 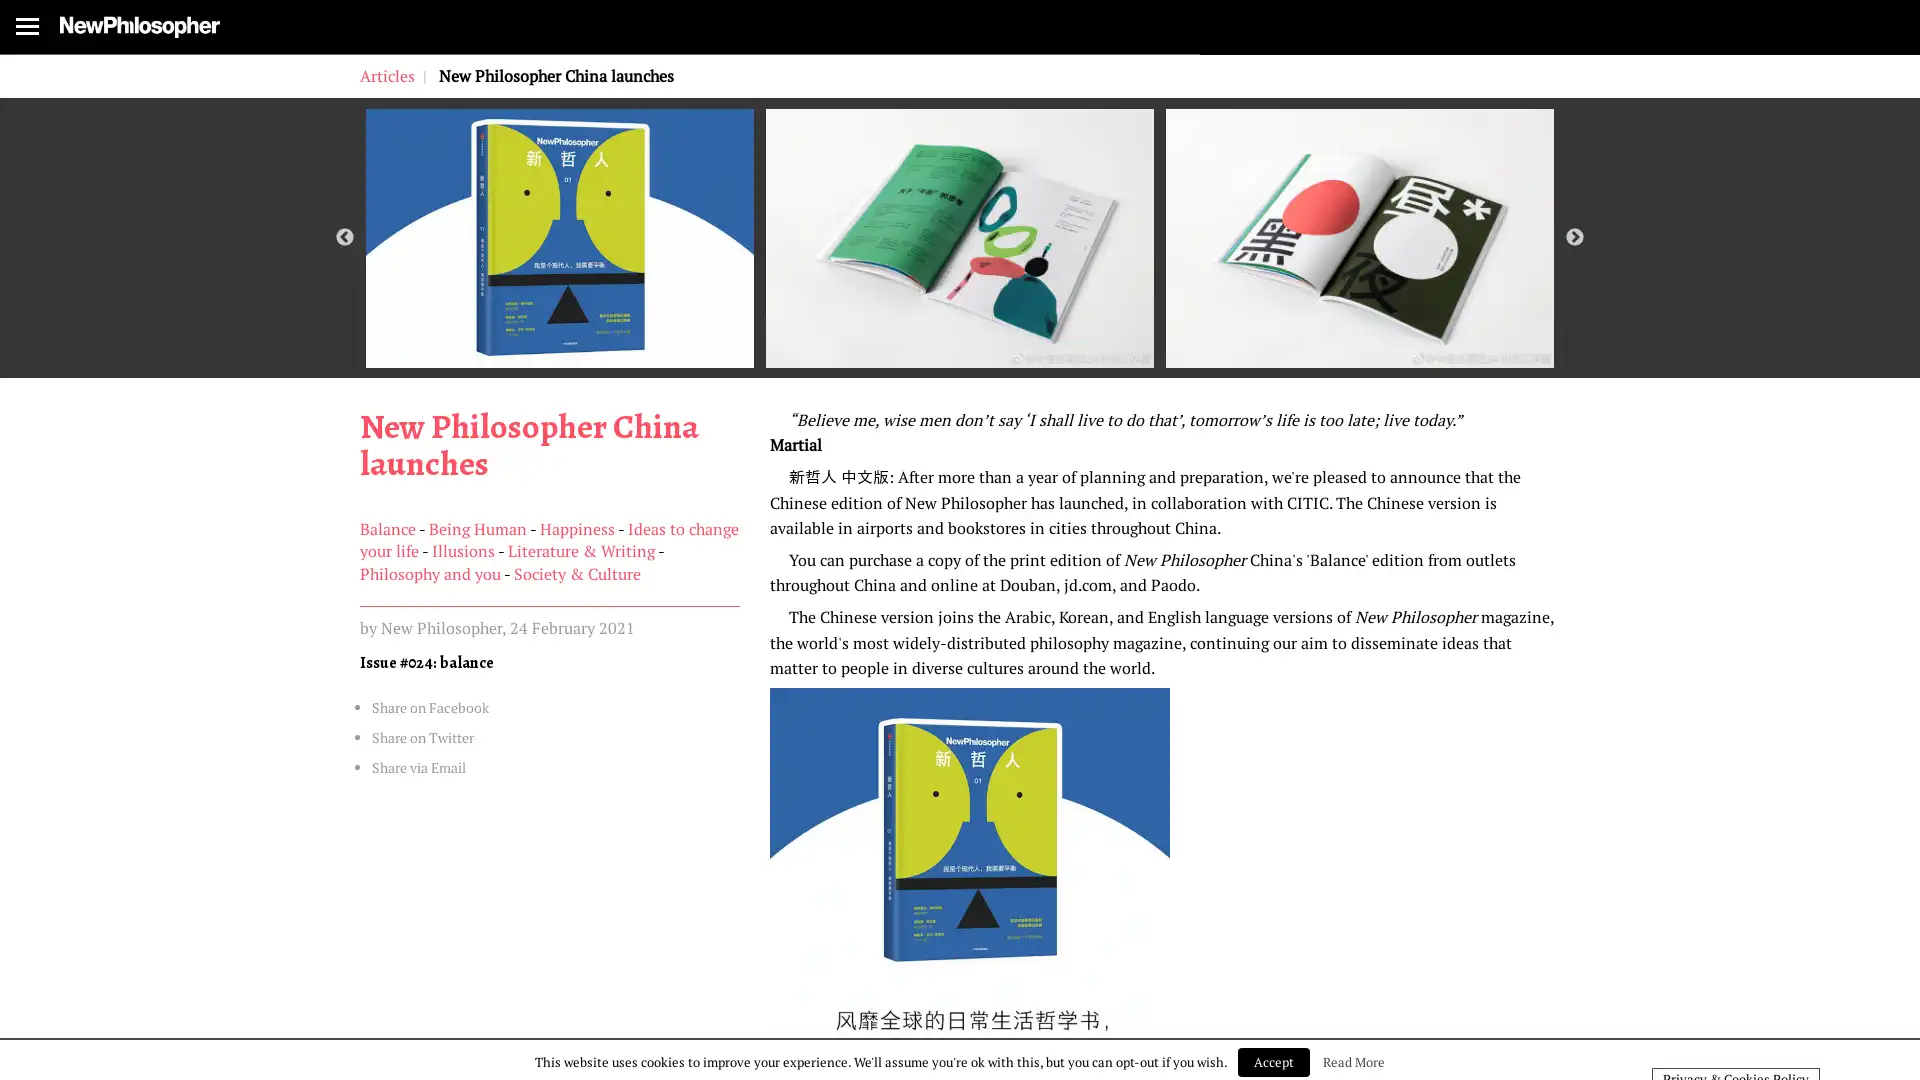 I want to click on Next, so click(x=1573, y=304).